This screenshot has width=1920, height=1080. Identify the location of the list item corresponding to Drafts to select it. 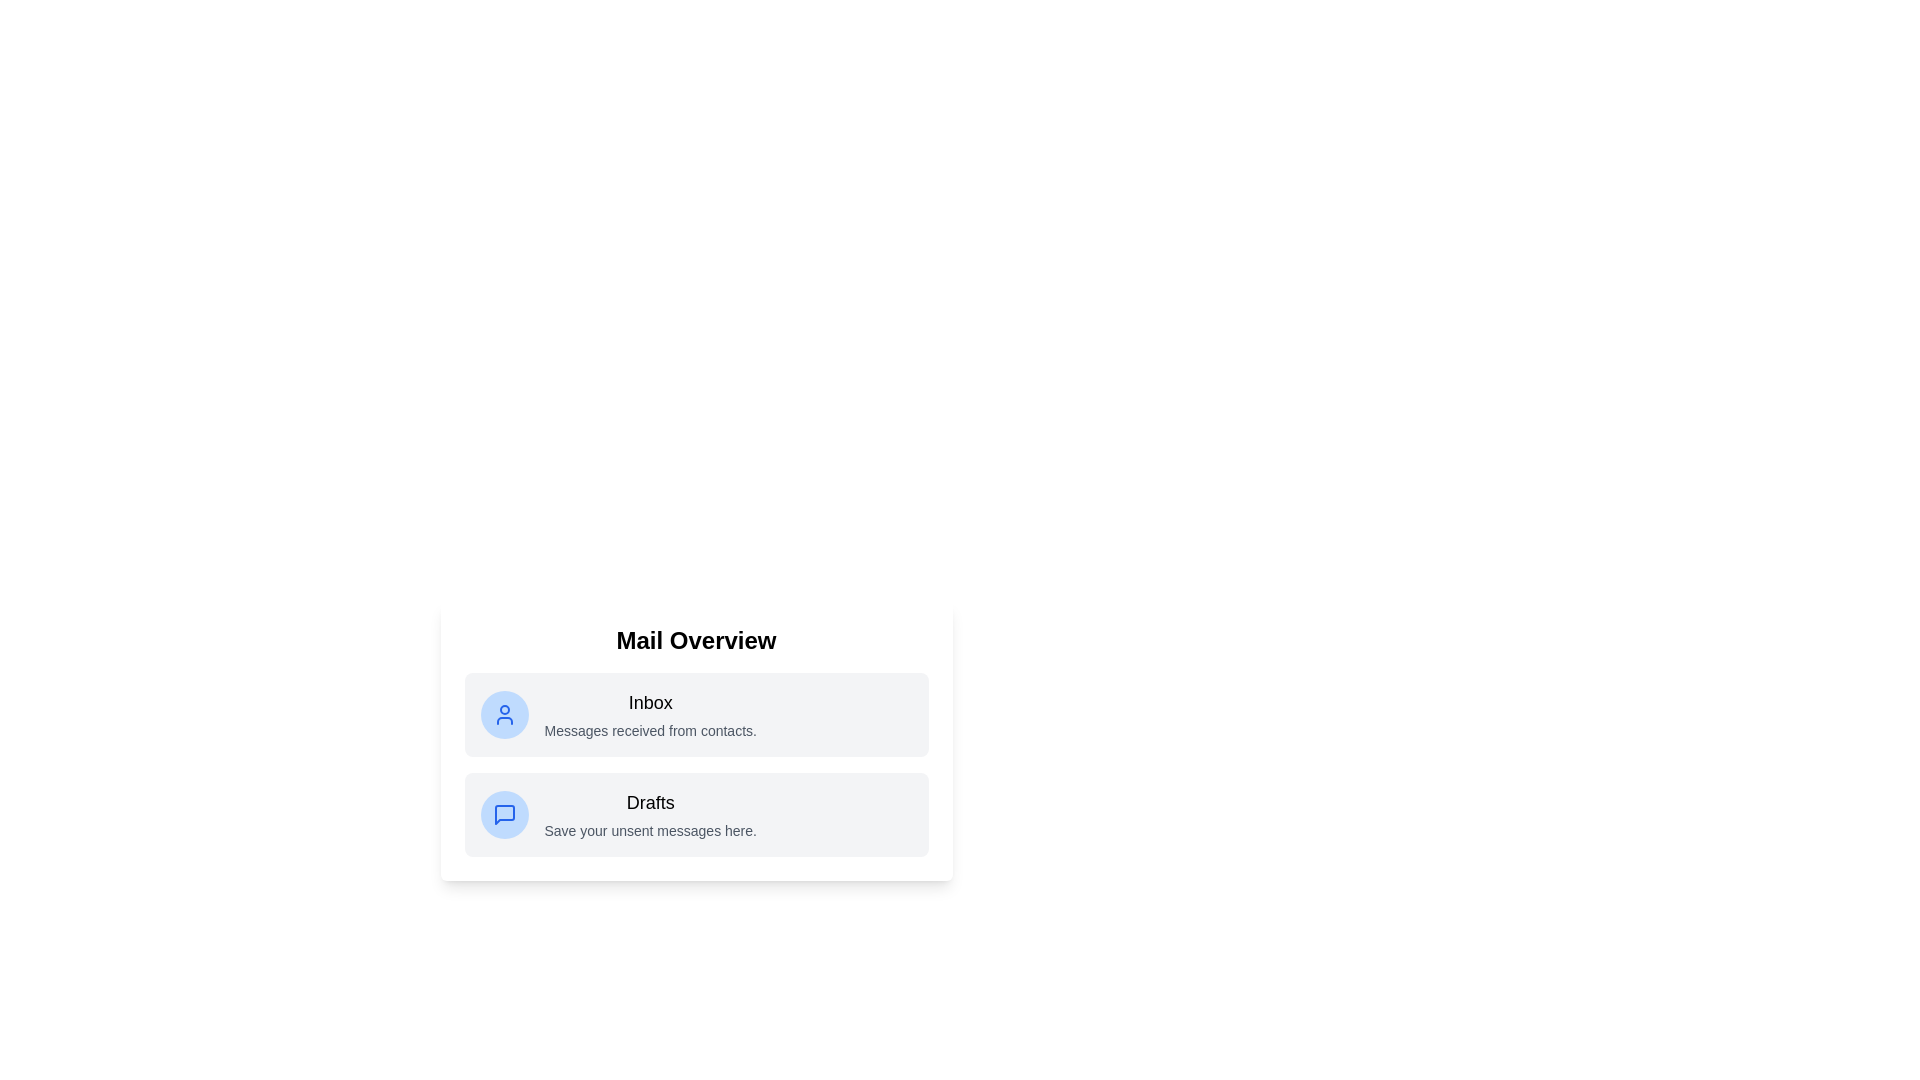
(696, 814).